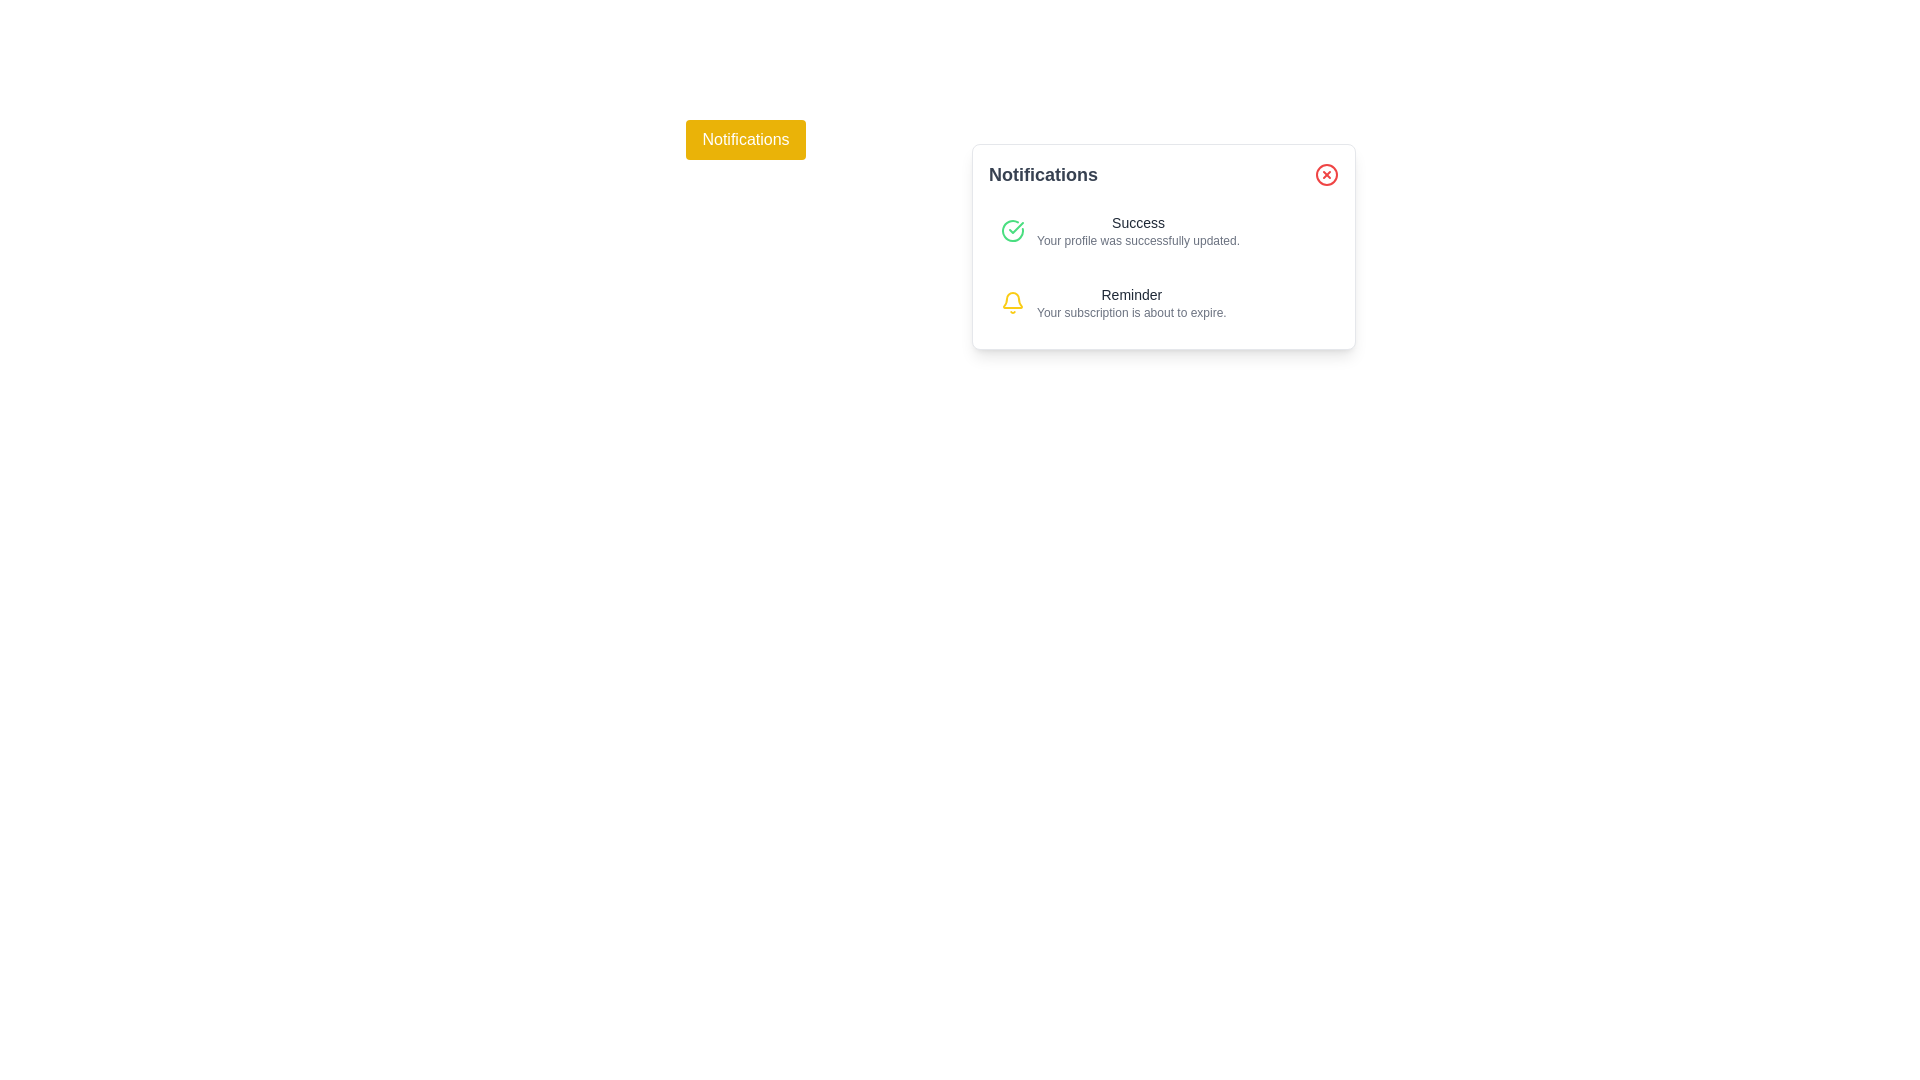 The height and width of the screenshot is (1080, 1920). What do you see at coordinates (1131, 303) in the screenshot?
I see `the second notification entry in the notifications panel that contains the title 'Reminder' and a message about subscription expiration` at bounding box center [1131, 303].